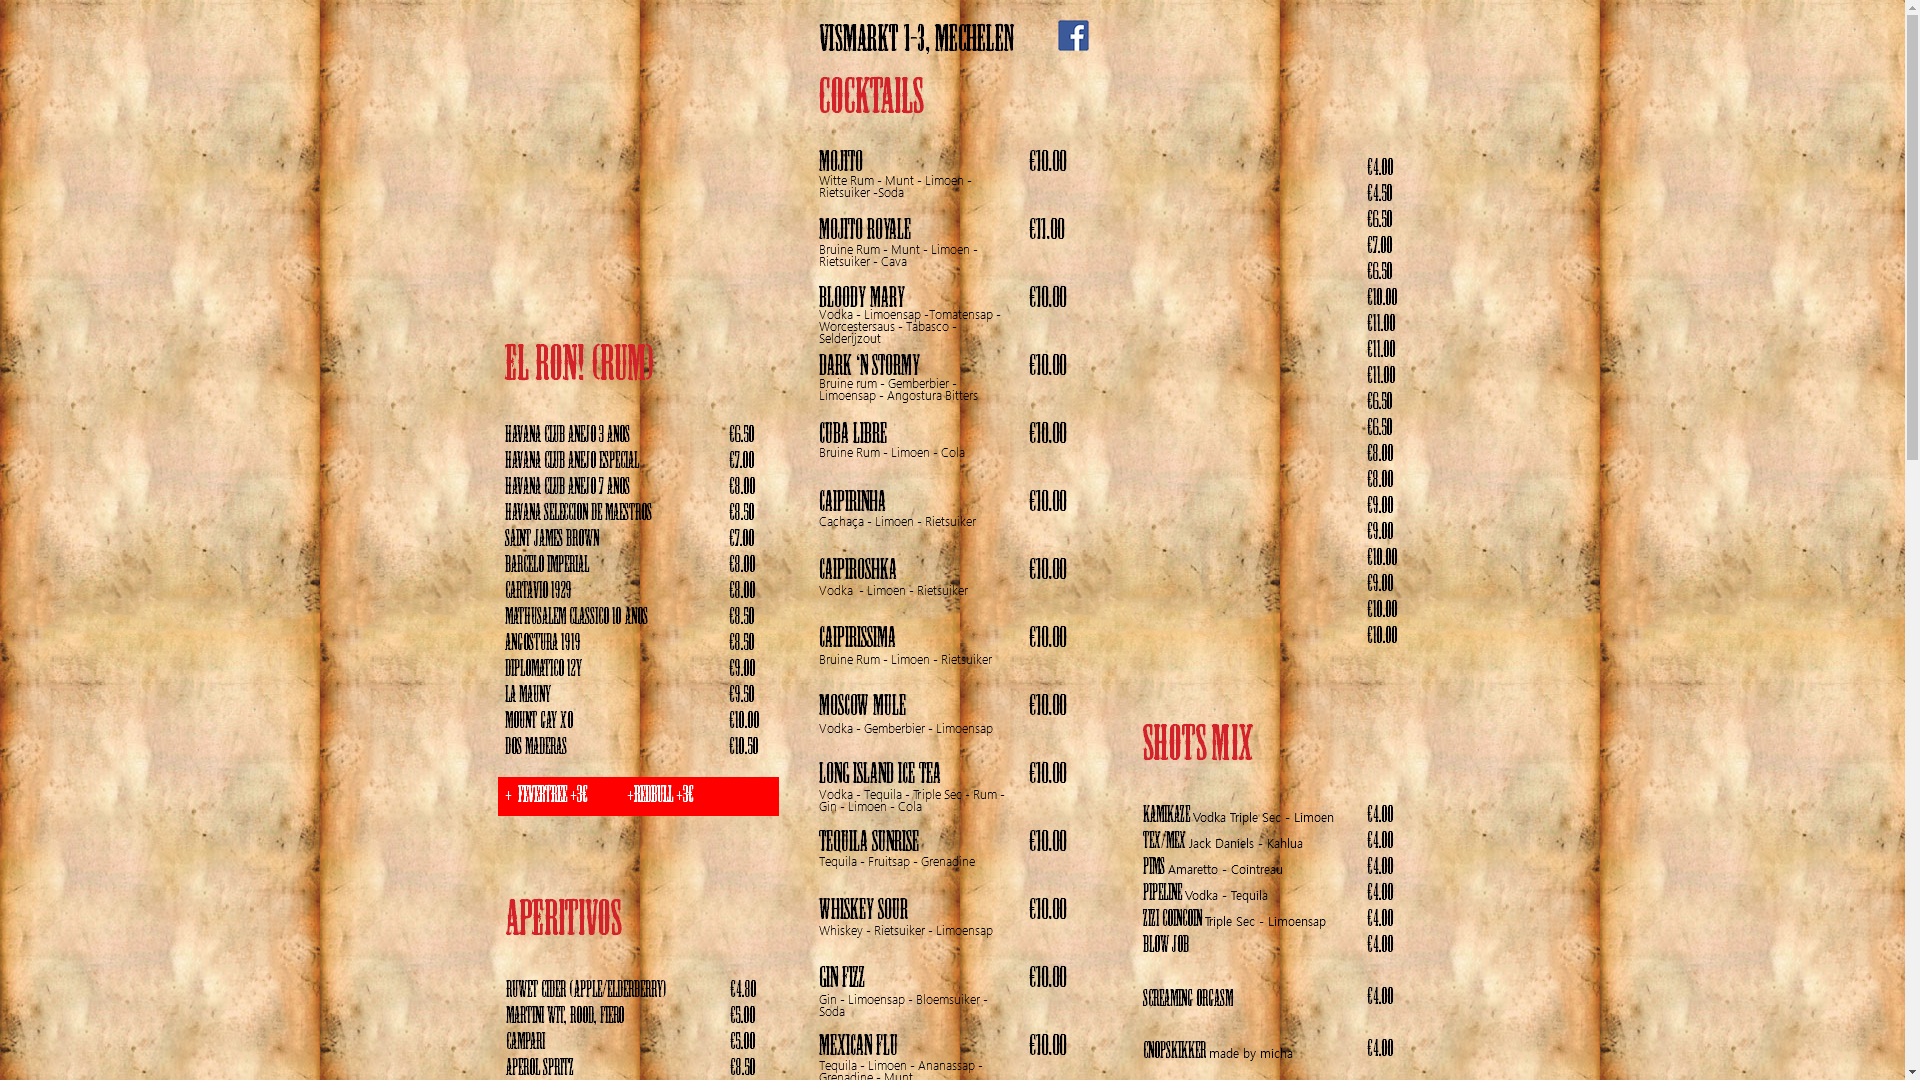 Image resolution: width=1920 pixels, height=1080 pixels. I want to click on 'Facebook', so click(1072, 35).